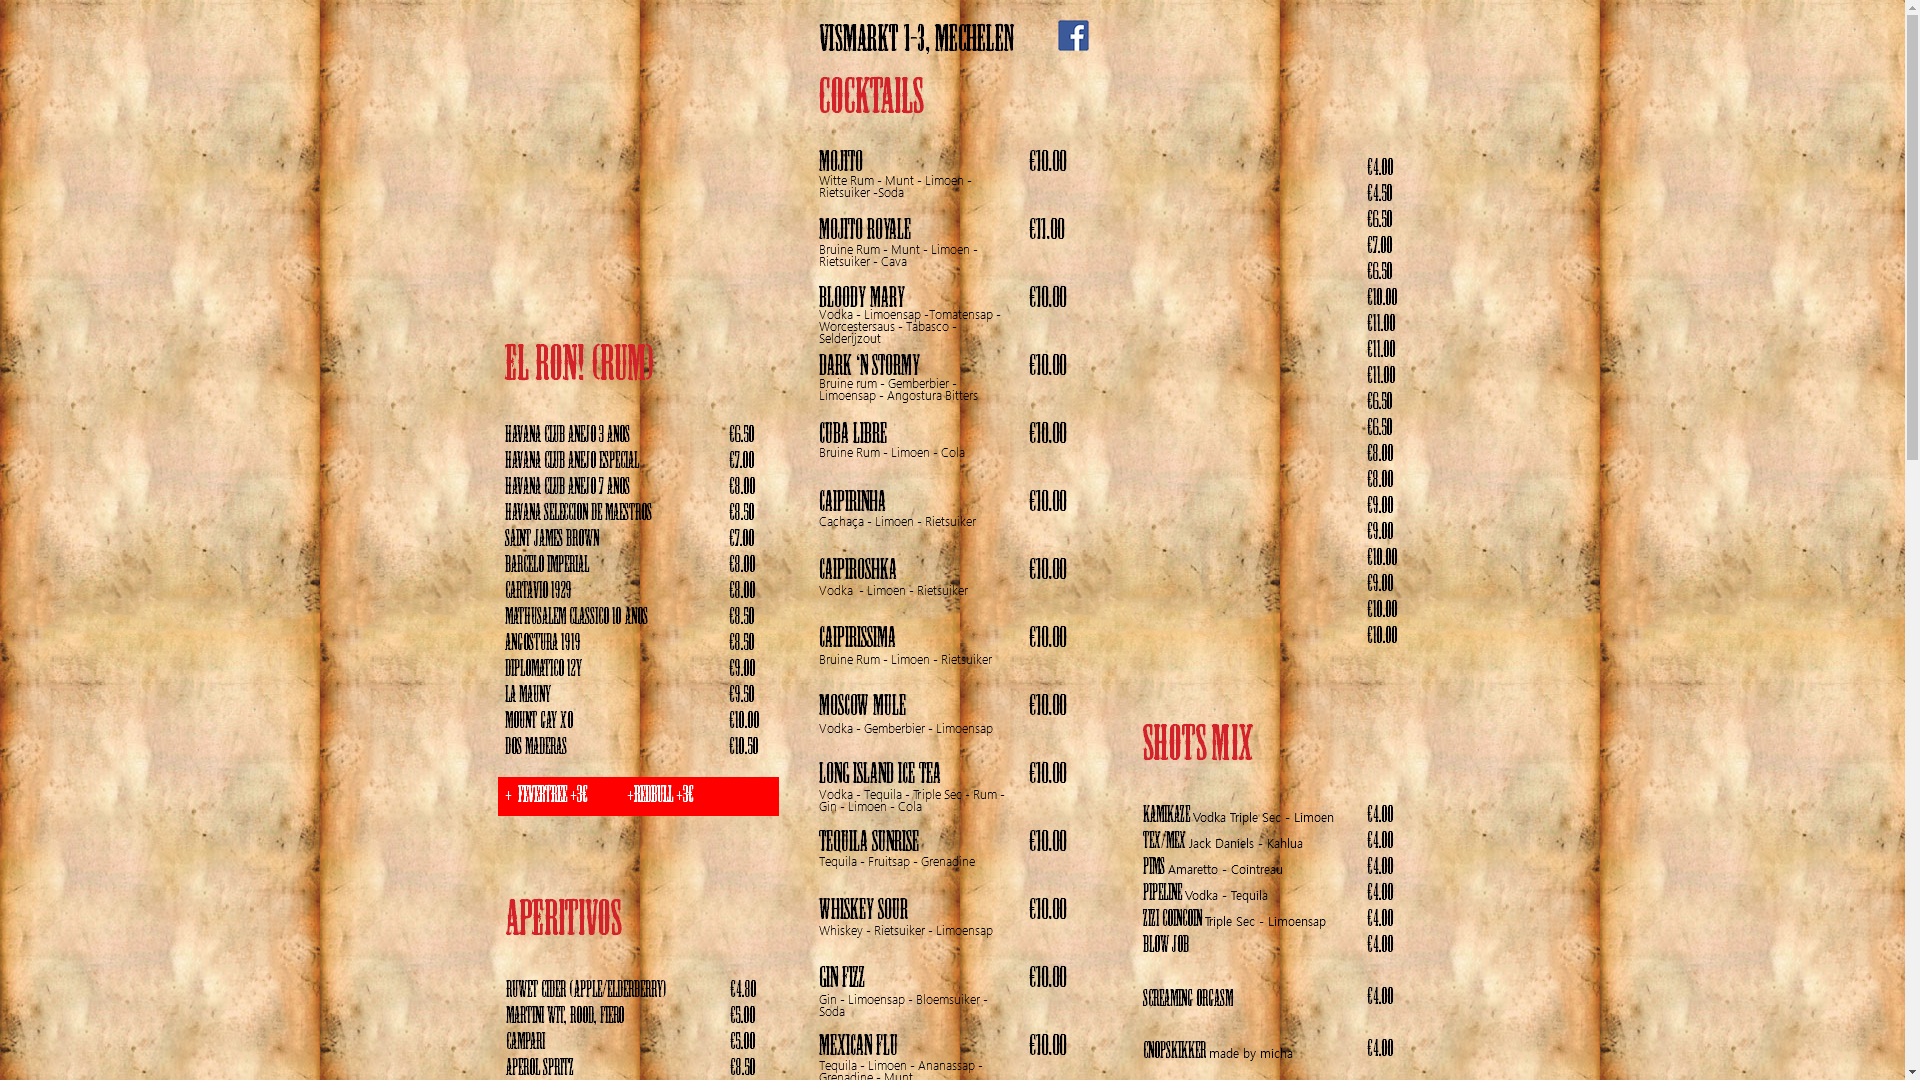 Image resolution: width=1920 pixels, height=1080 pixels. I want to click on 'Facebook', so click(1072, 35).